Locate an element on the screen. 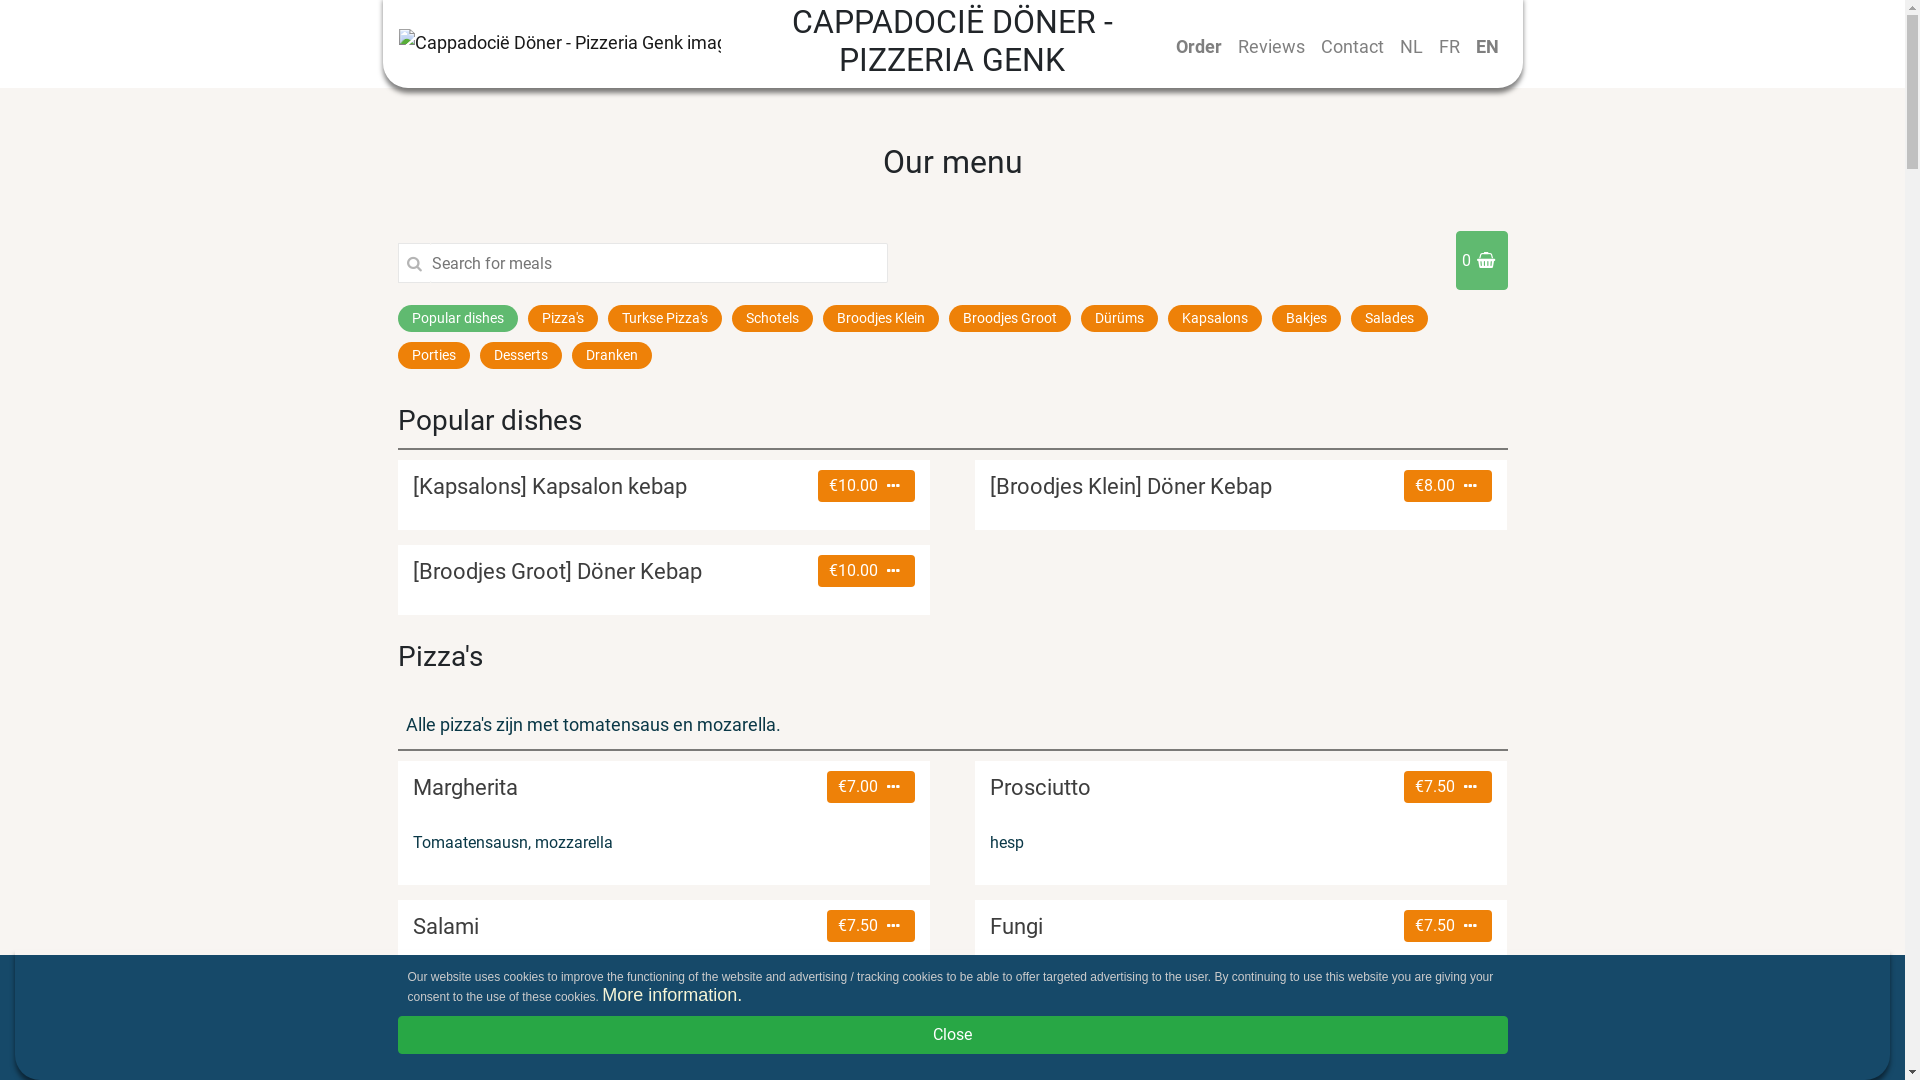 The height and width of the screenshot is (1080, 1920). 'Dranken' is located at coordinates (610, 354).